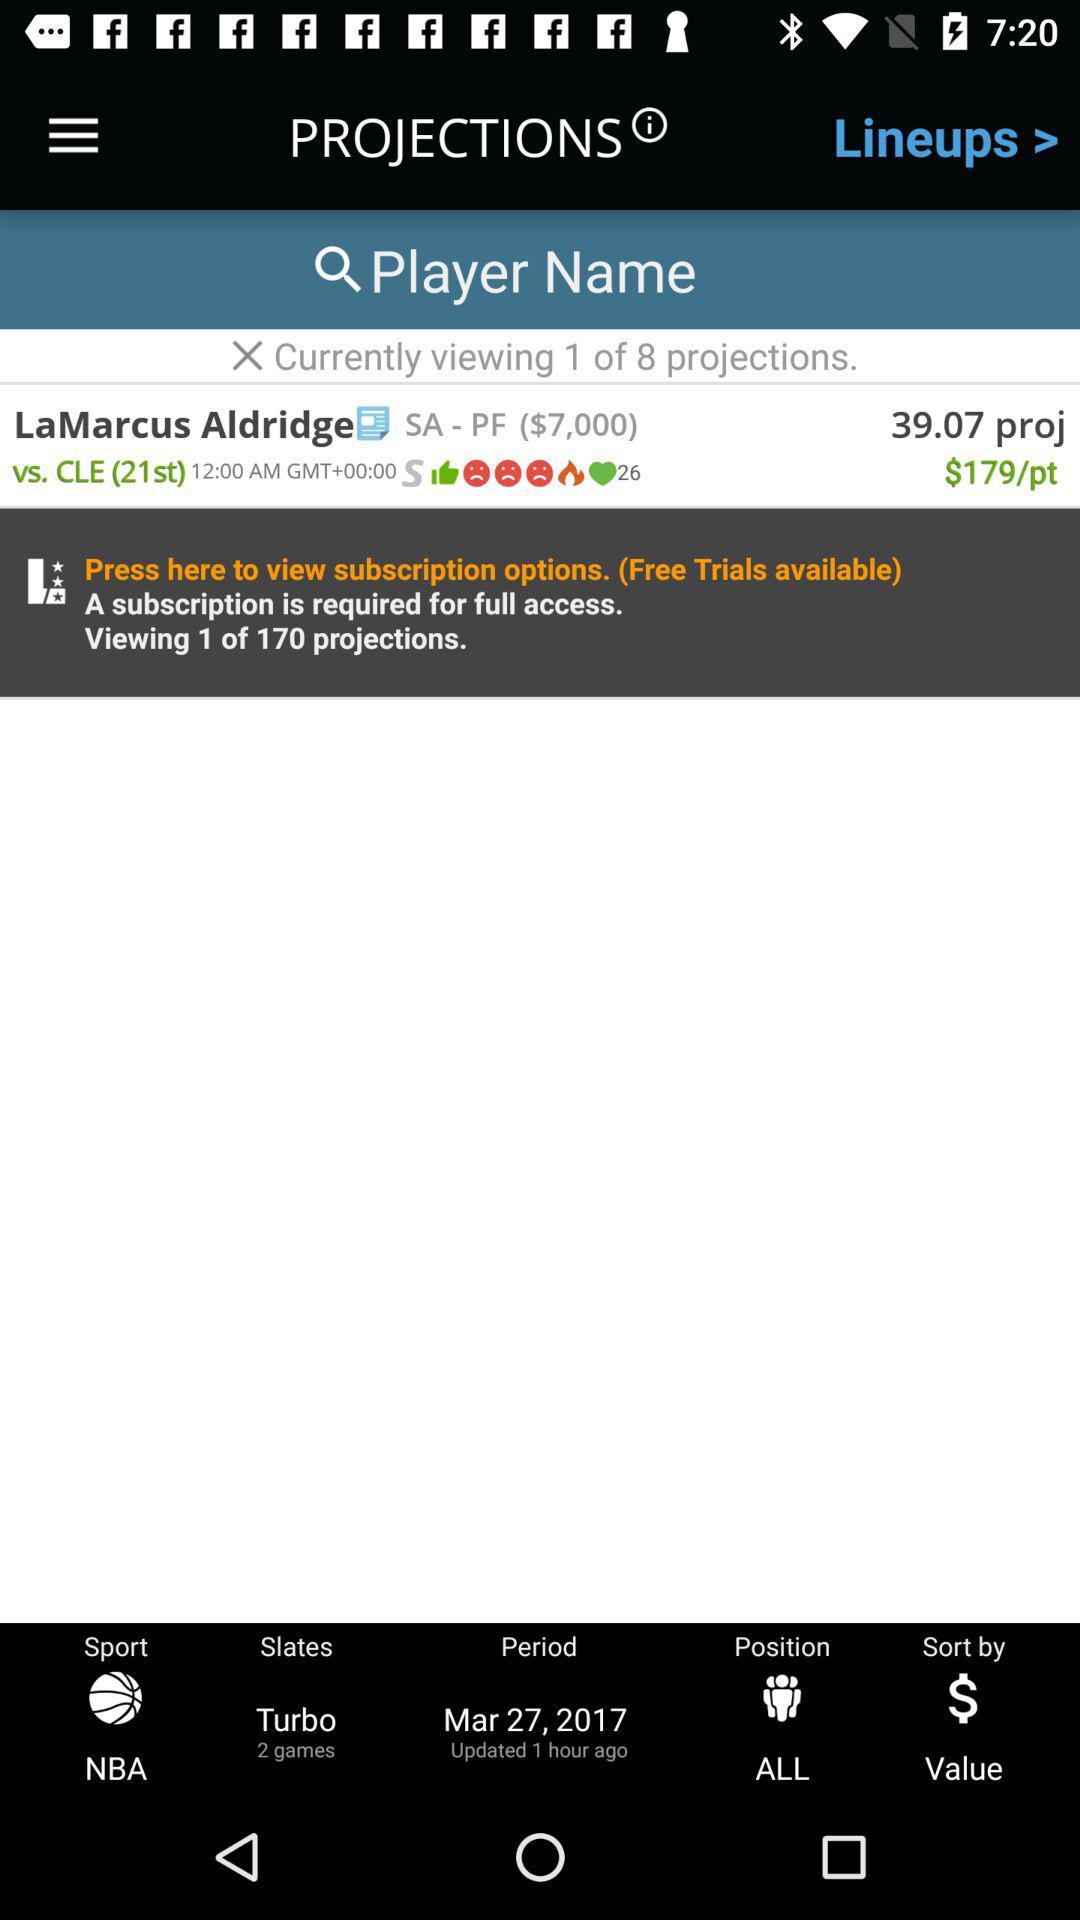 This screenshot has width=1080, height=1920. Describe the element at coordinates (373, 422) in the screenshot. I see `the file icon on the left side of the lamarcus aldridge` at that location.